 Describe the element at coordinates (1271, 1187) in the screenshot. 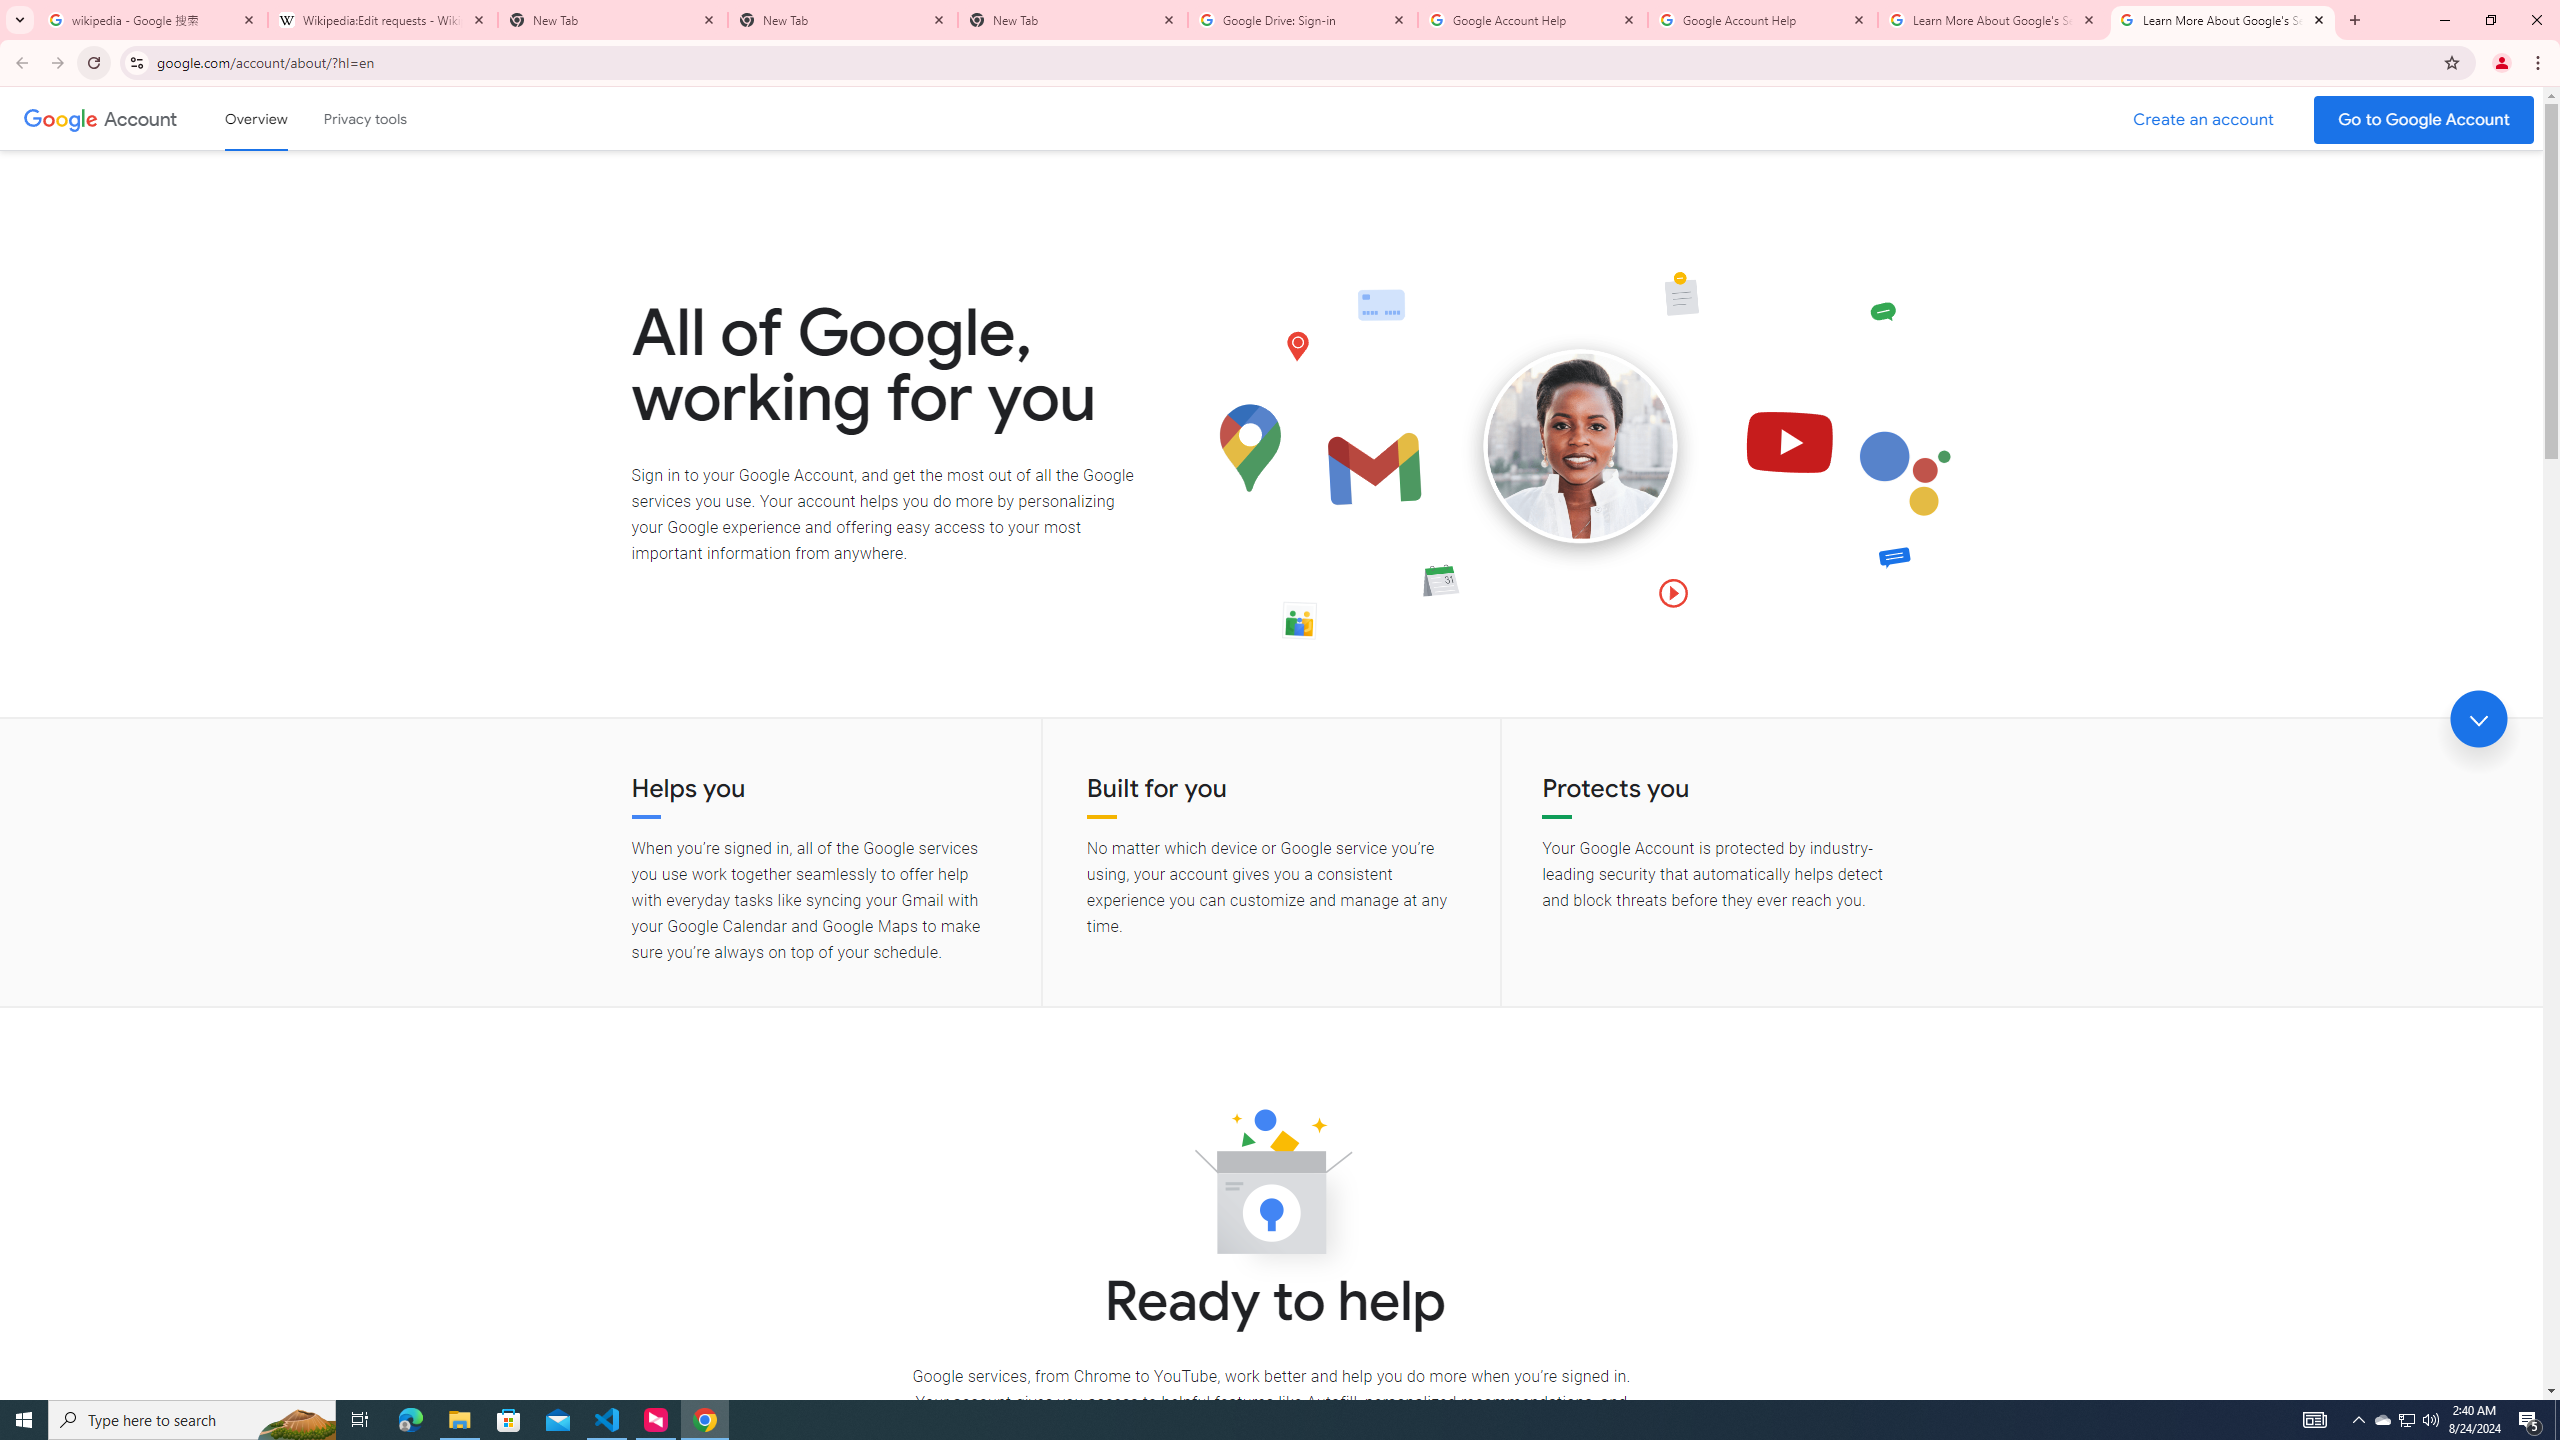

I see `'Ready to help'` at that location.